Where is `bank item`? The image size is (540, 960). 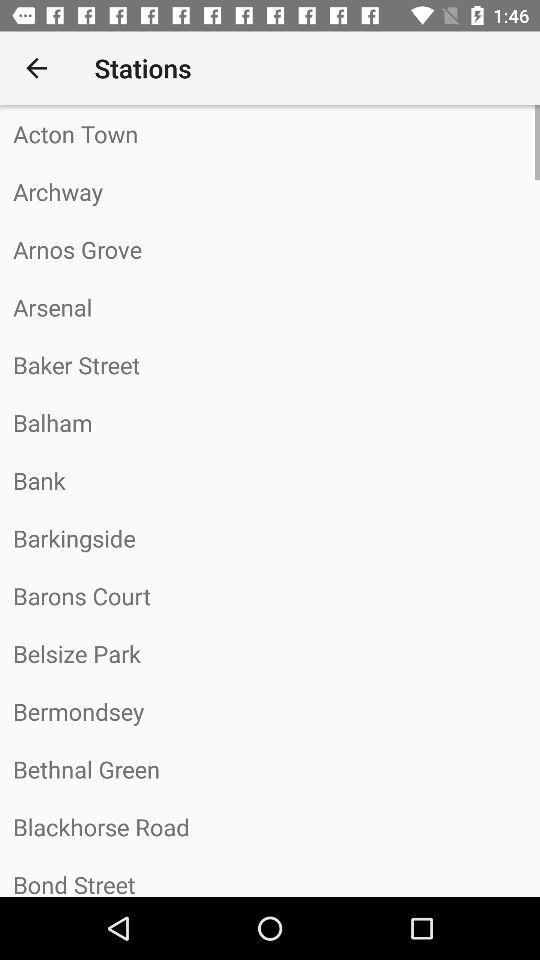
bank item is located at coordinates (270, 480).